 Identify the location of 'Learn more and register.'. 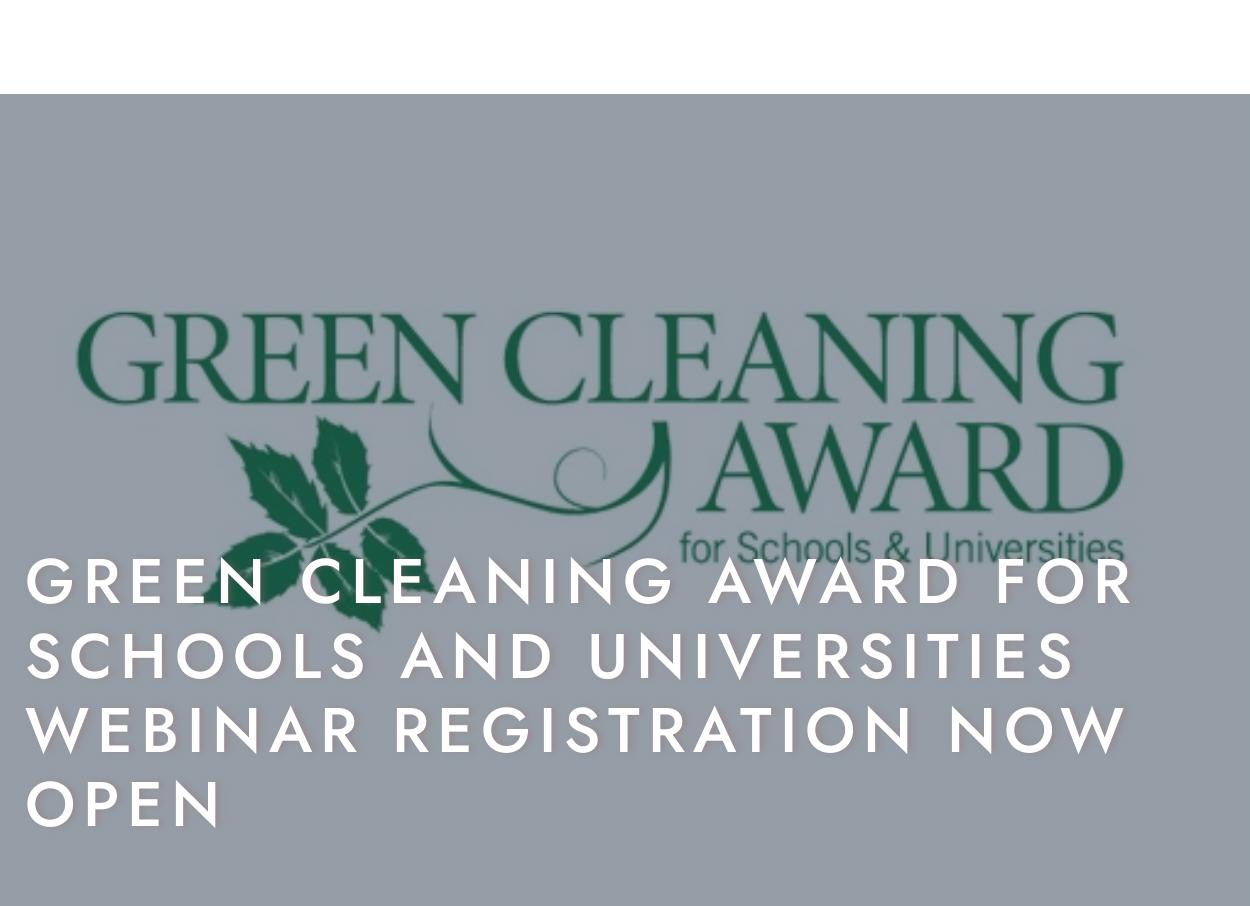
(25, 747).